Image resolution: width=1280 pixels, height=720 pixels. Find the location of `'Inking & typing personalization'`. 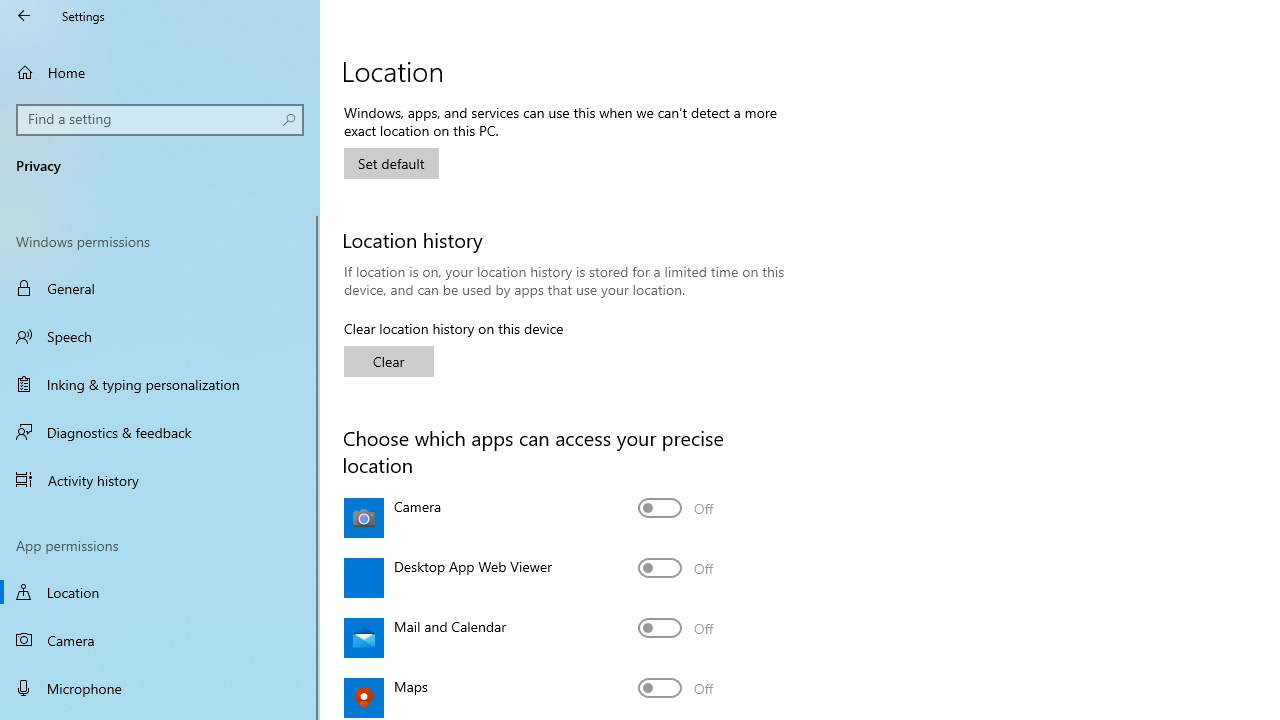

'Inking & typing personalization' is located at coordinates (160, 384).